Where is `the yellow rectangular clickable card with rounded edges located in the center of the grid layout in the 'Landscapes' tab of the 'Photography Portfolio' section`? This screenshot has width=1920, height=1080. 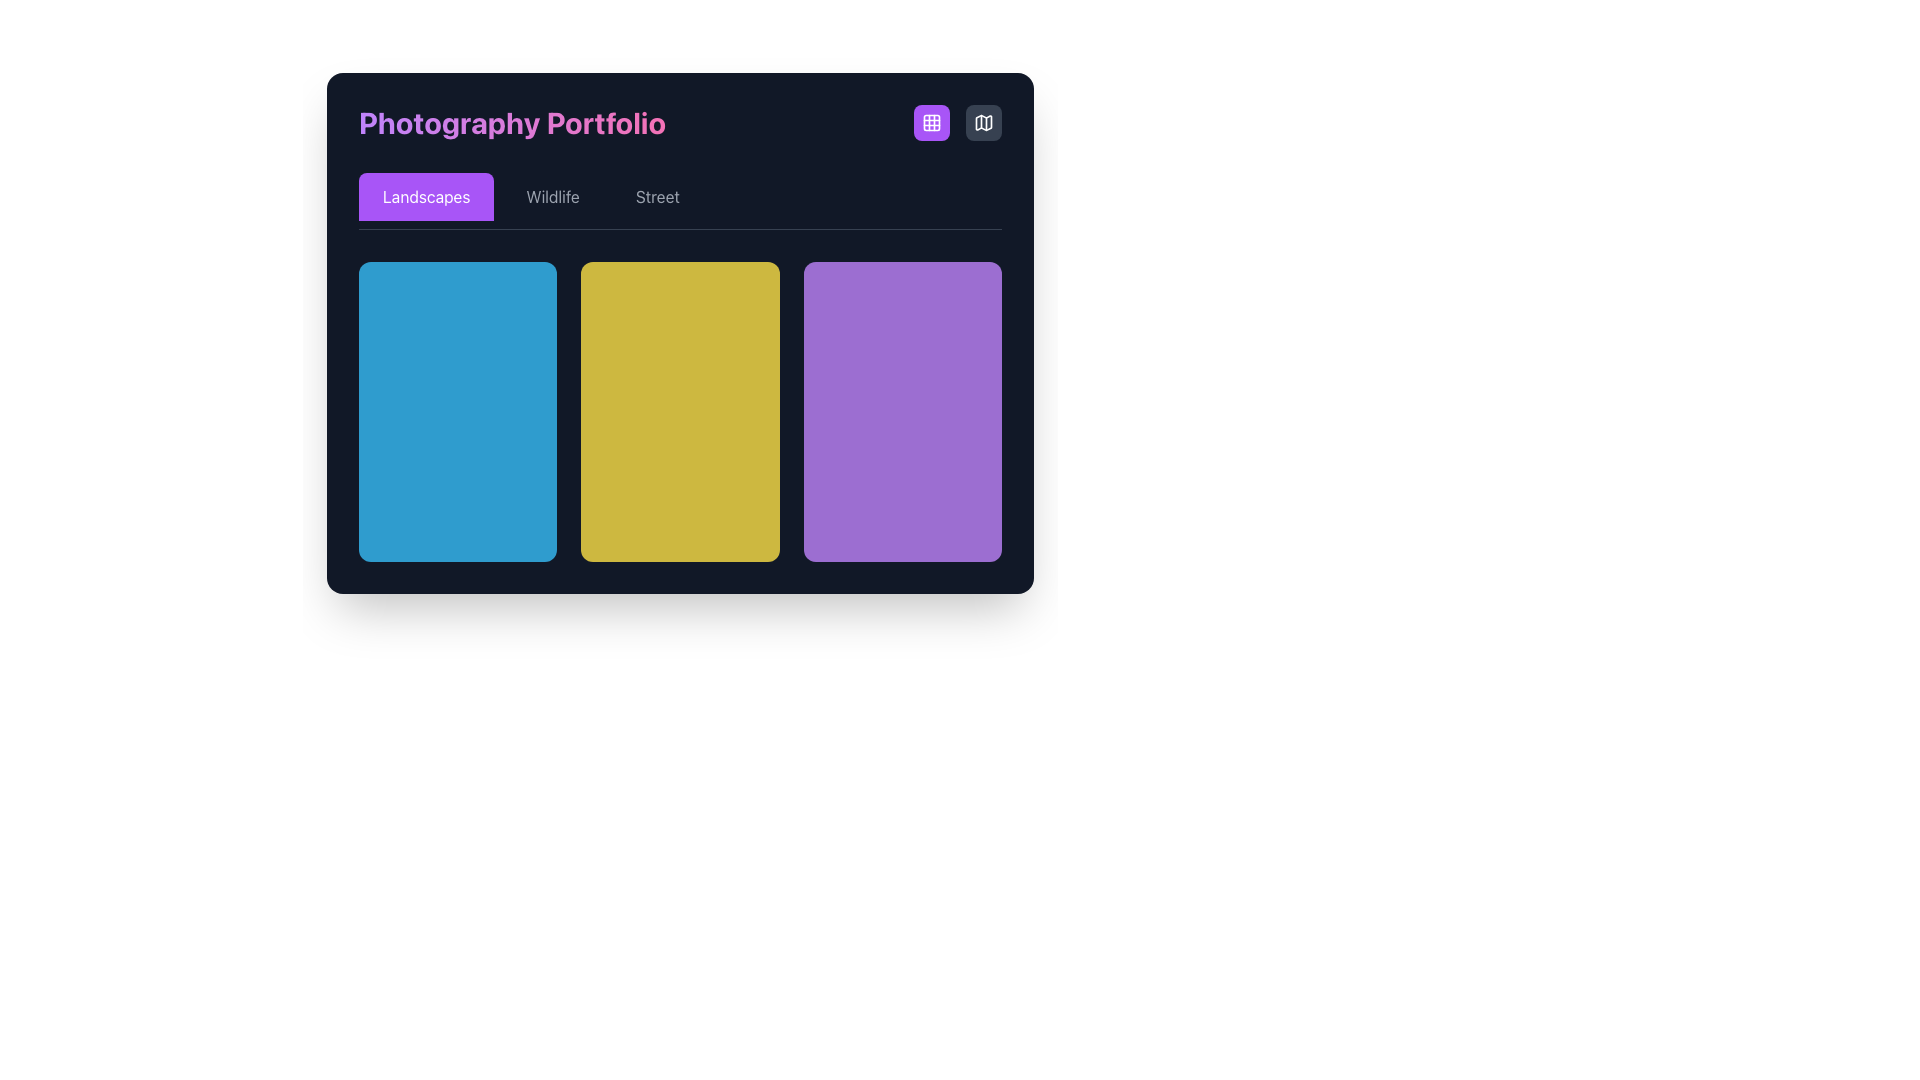 the yellow rectangular clickable card with rounded edges located in the center of the grid layout in the 'Landscapes' tab of the 'Photography Portfolio' section is located at coordinates (680, 332).